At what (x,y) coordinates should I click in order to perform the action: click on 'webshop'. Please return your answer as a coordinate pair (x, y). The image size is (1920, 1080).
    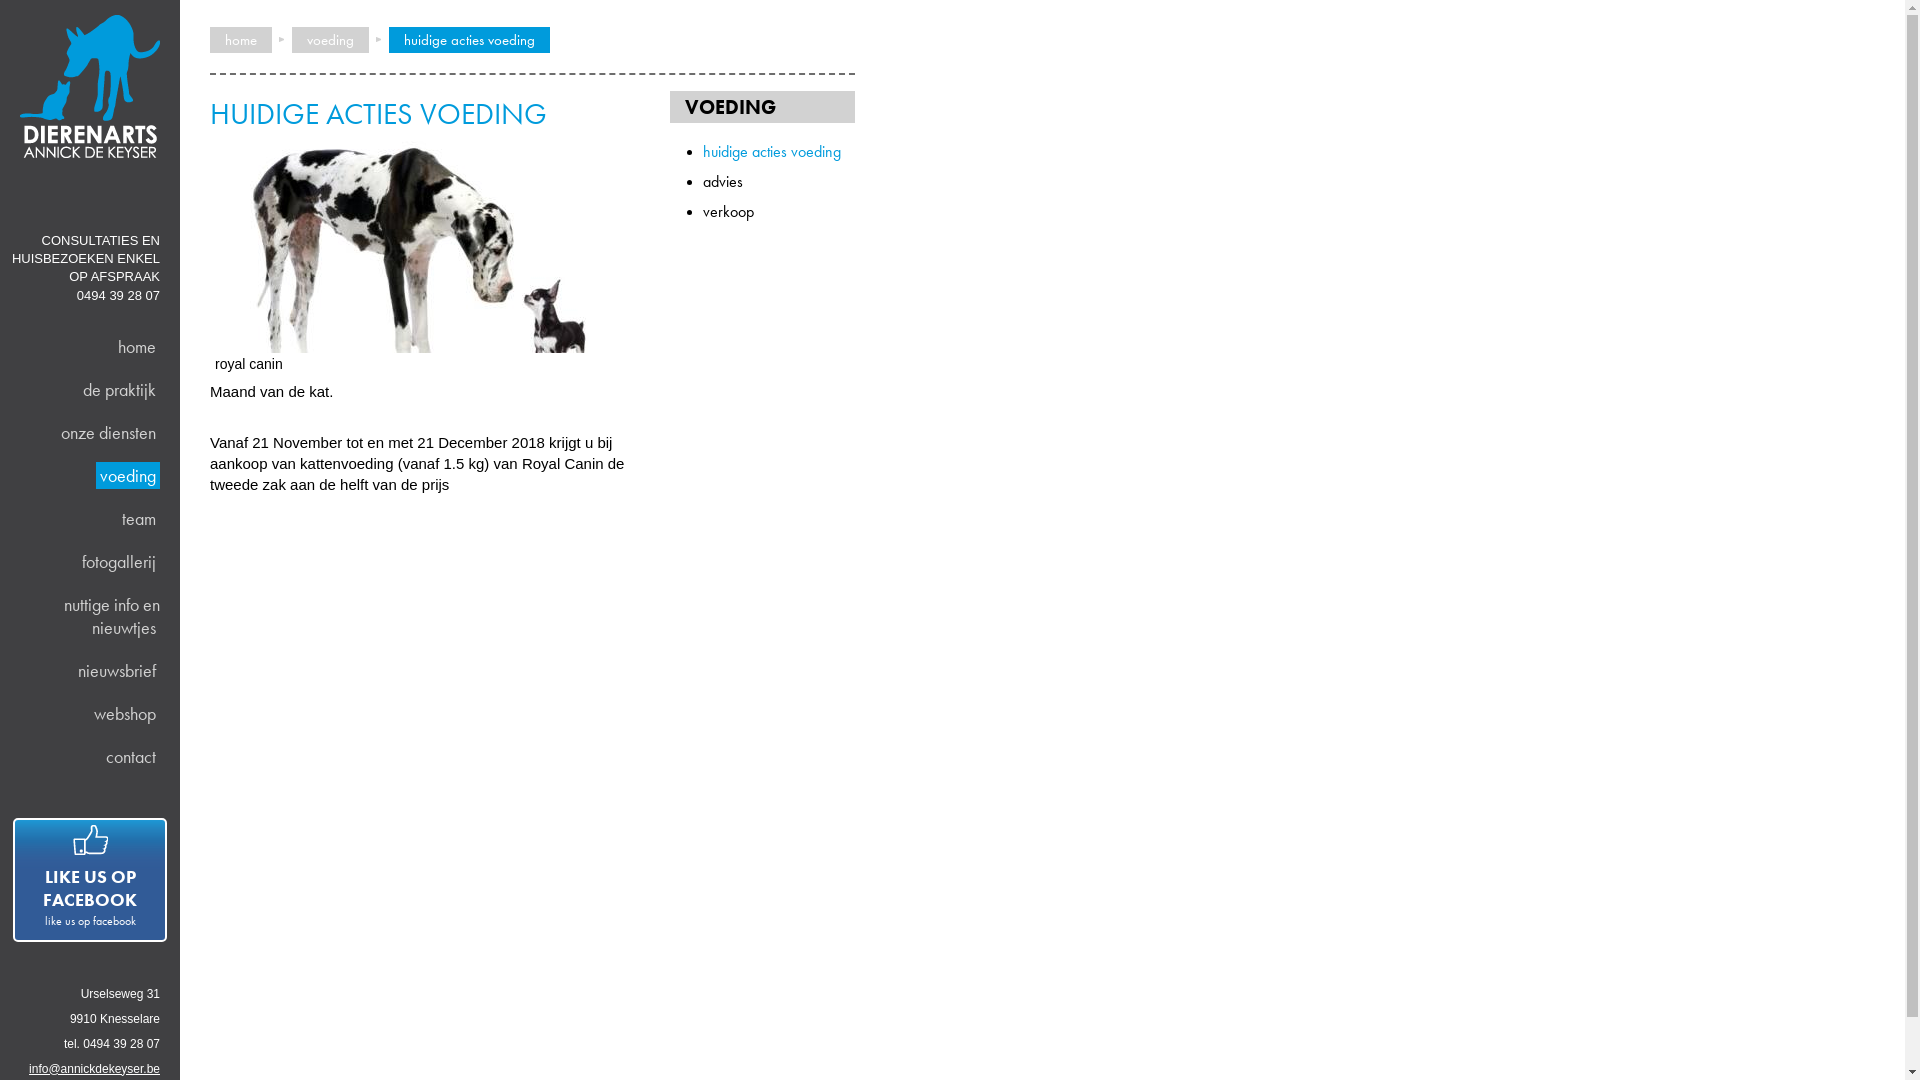
    Looking at the image, I should click on (123, 712).